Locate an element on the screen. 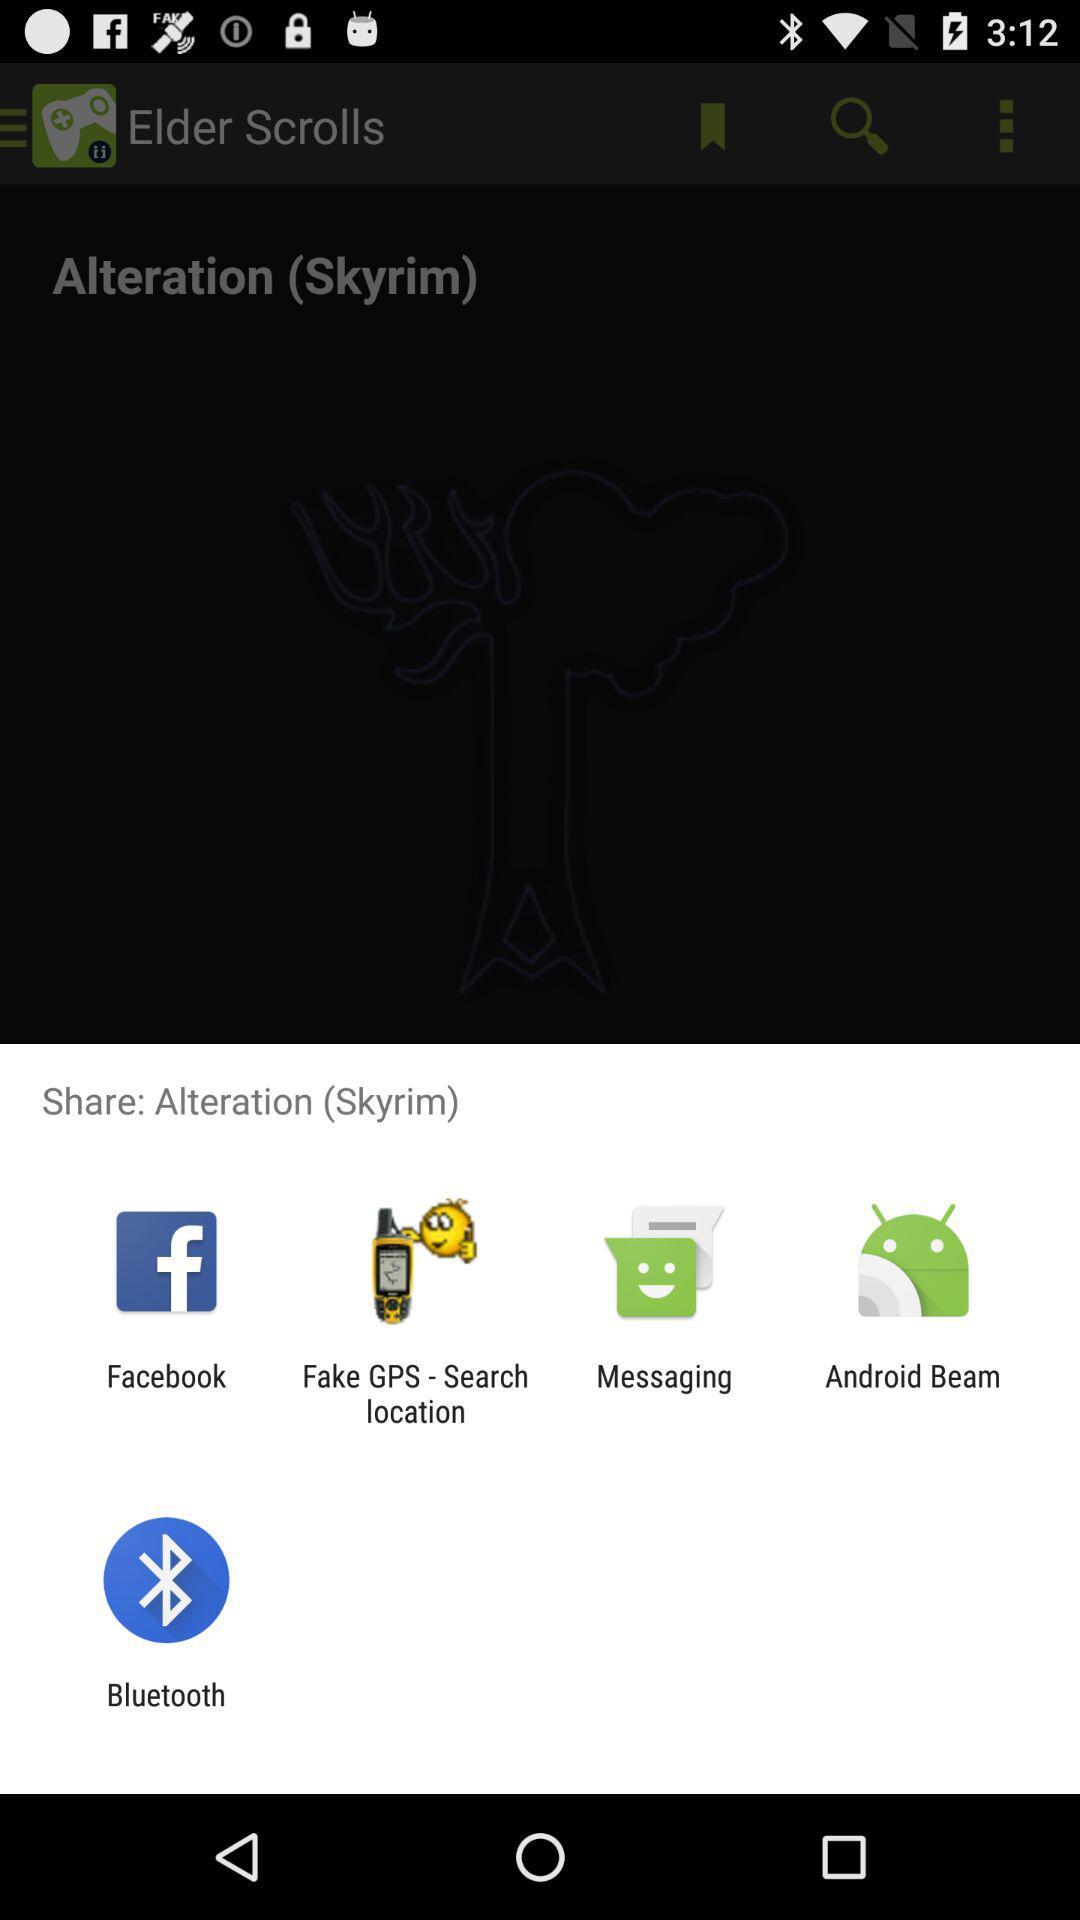 This screenshot has width=1080, height=1920. the app to the right of the messaging is located at coordinates (913, 1392).